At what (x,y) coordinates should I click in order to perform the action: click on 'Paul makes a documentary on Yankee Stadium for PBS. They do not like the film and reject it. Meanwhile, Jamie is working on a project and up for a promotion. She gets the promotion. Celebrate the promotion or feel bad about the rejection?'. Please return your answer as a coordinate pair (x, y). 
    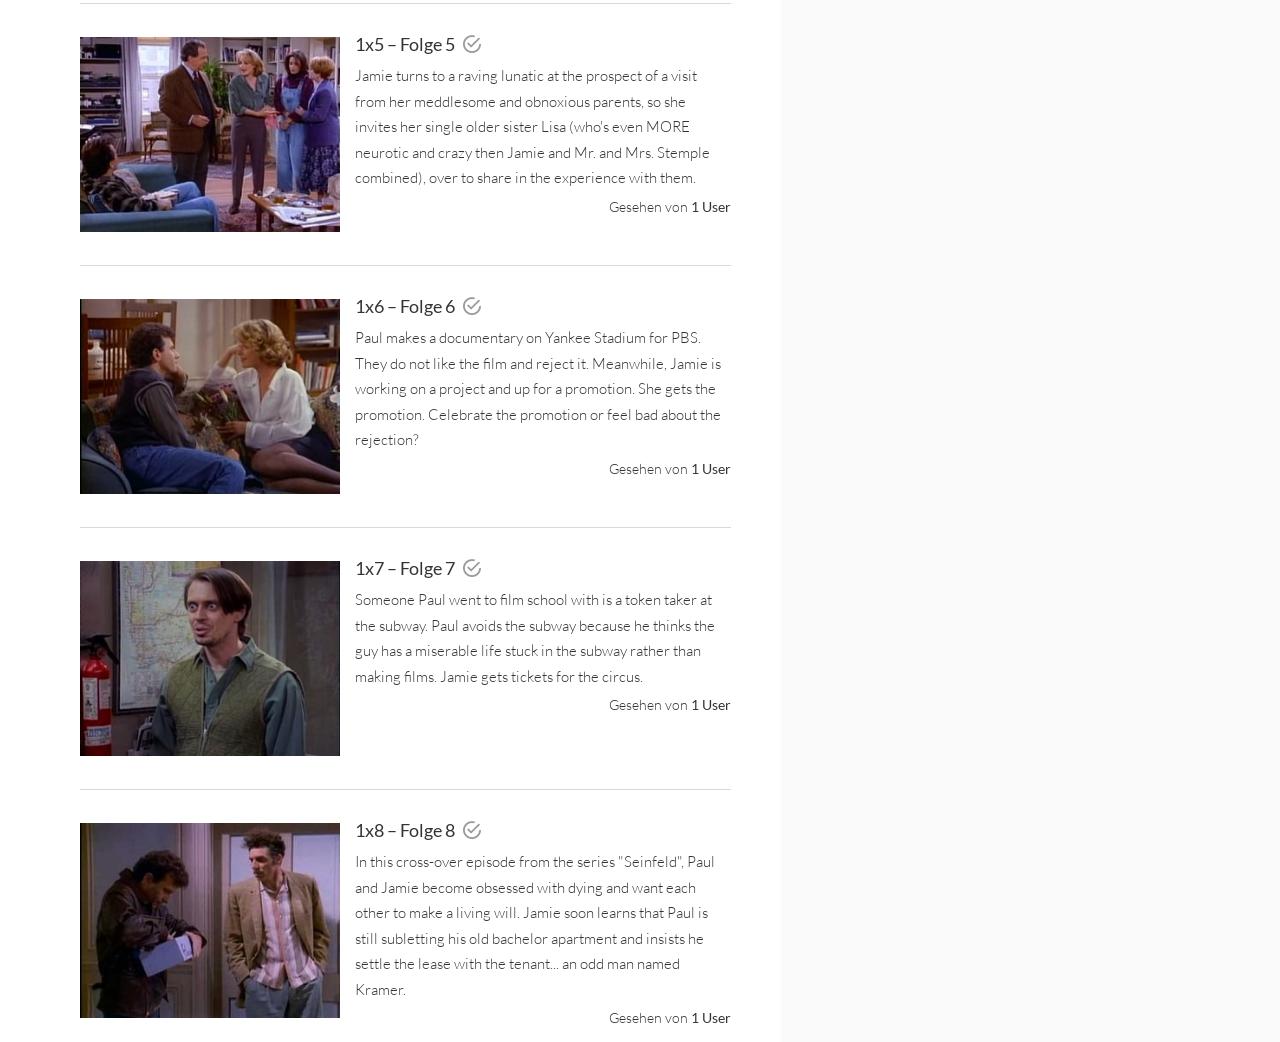
    Looking at the image, I should click on (537, 387).